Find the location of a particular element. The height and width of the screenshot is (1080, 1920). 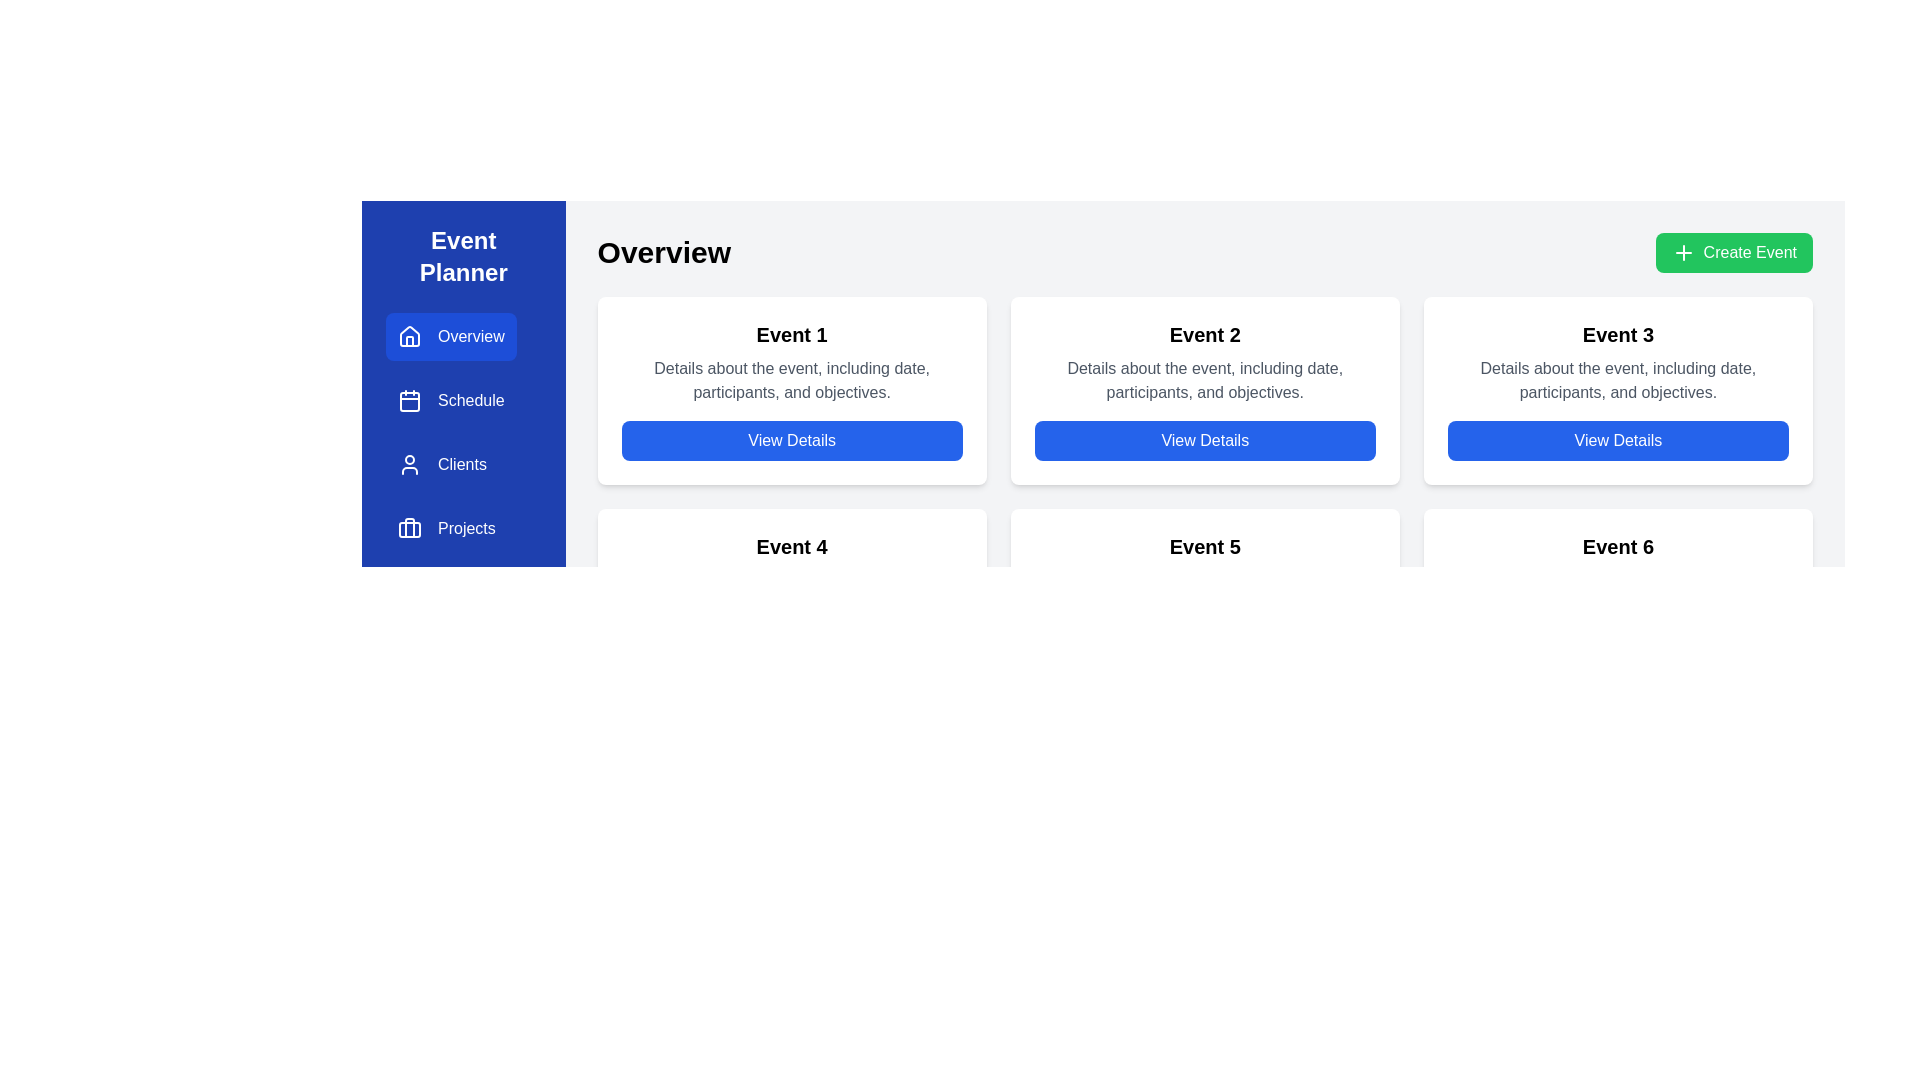

the title and subtitle block that displays event information for 'Event 2', located in the second card of the upper row between 'Event 1' and 'Event 3' is located at coordinates (1204, 362).